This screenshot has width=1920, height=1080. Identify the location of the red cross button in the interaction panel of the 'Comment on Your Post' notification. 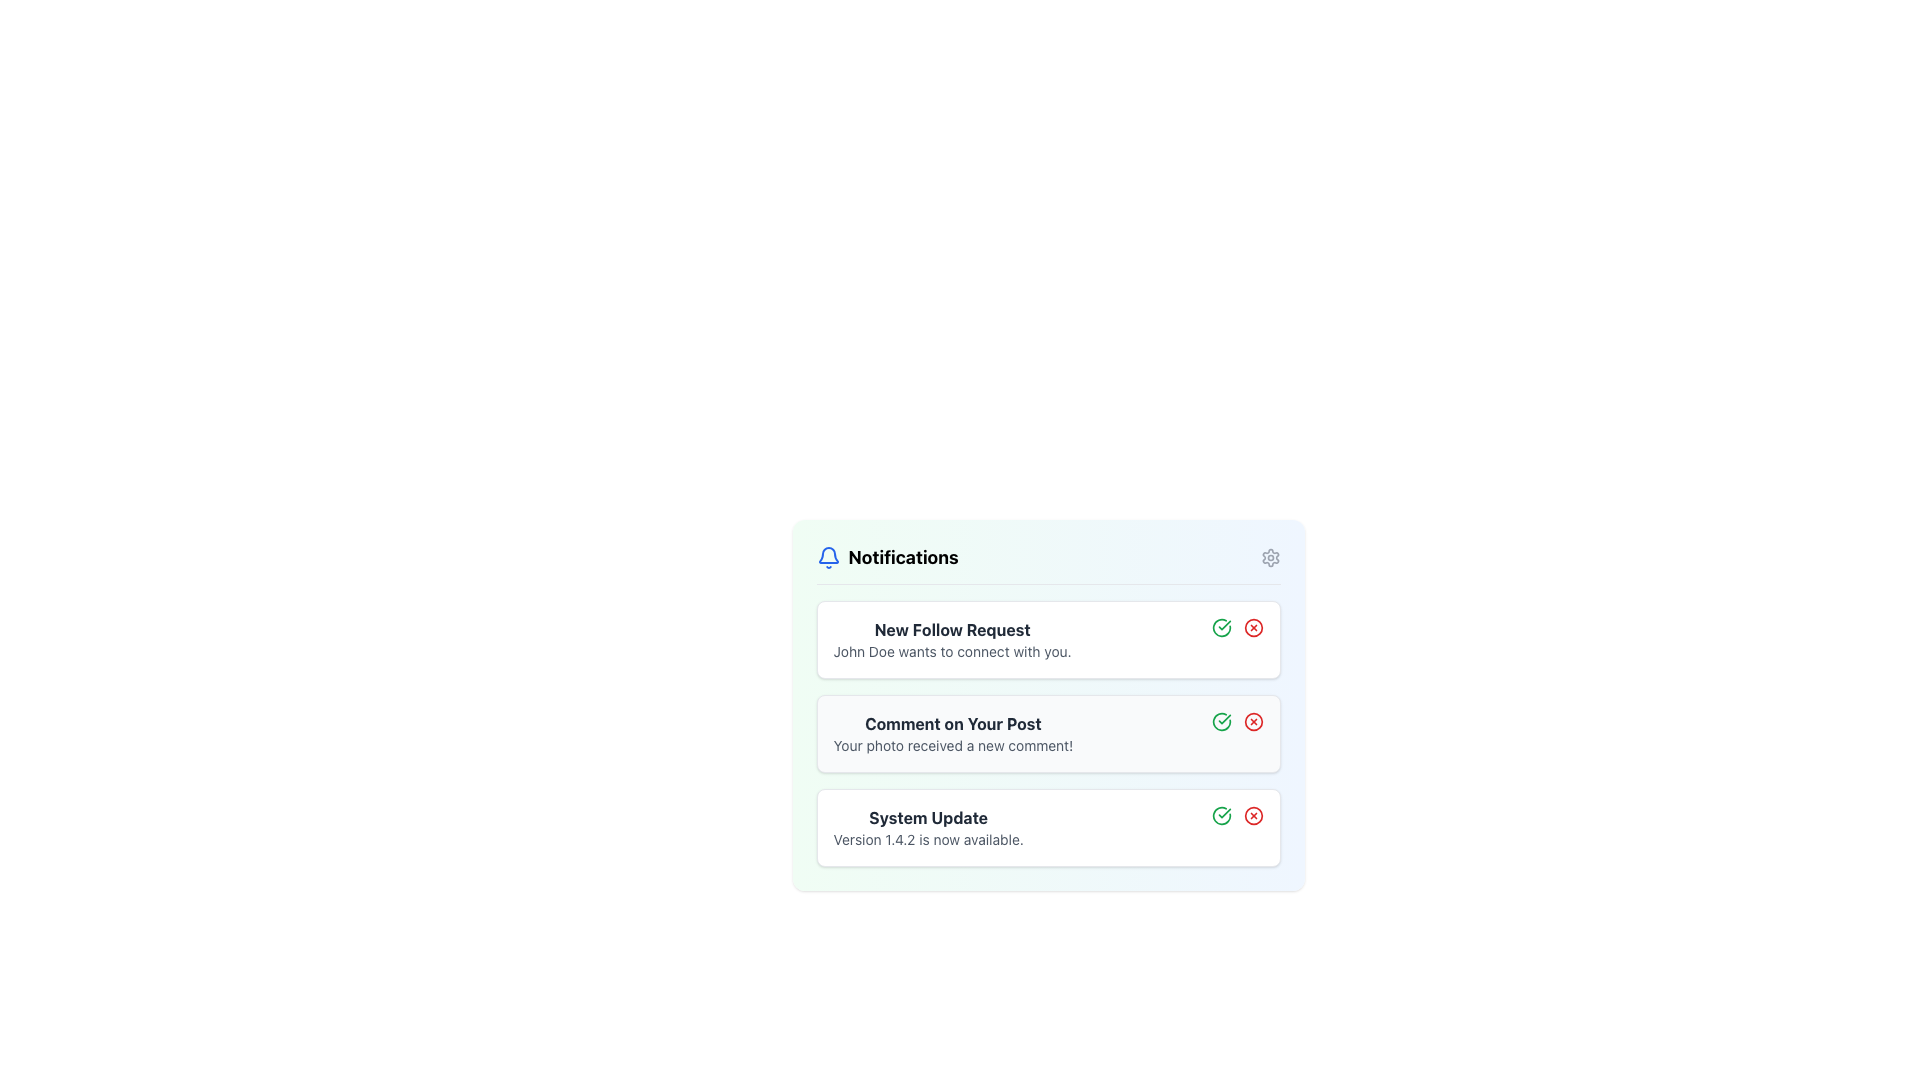
(1236, 721).